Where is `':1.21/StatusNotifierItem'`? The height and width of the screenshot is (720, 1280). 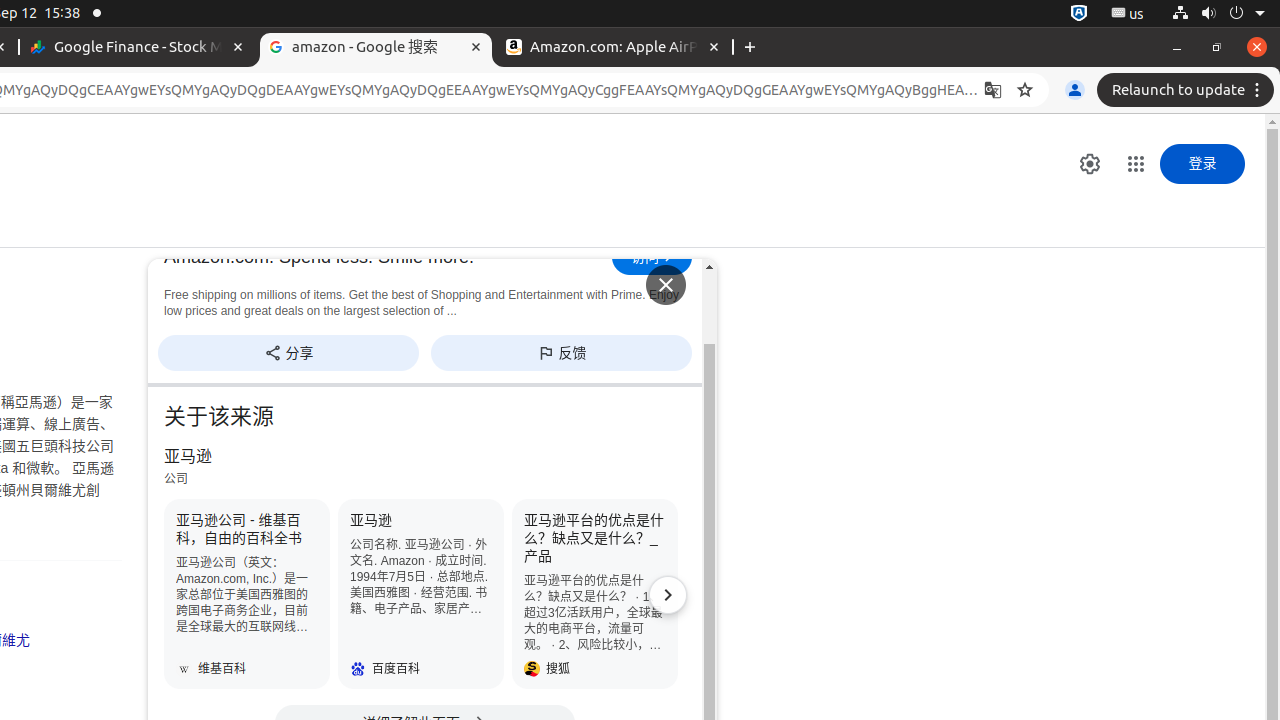
':1.21/StatusNotifierItem' is located at coordinates (1127, 13).